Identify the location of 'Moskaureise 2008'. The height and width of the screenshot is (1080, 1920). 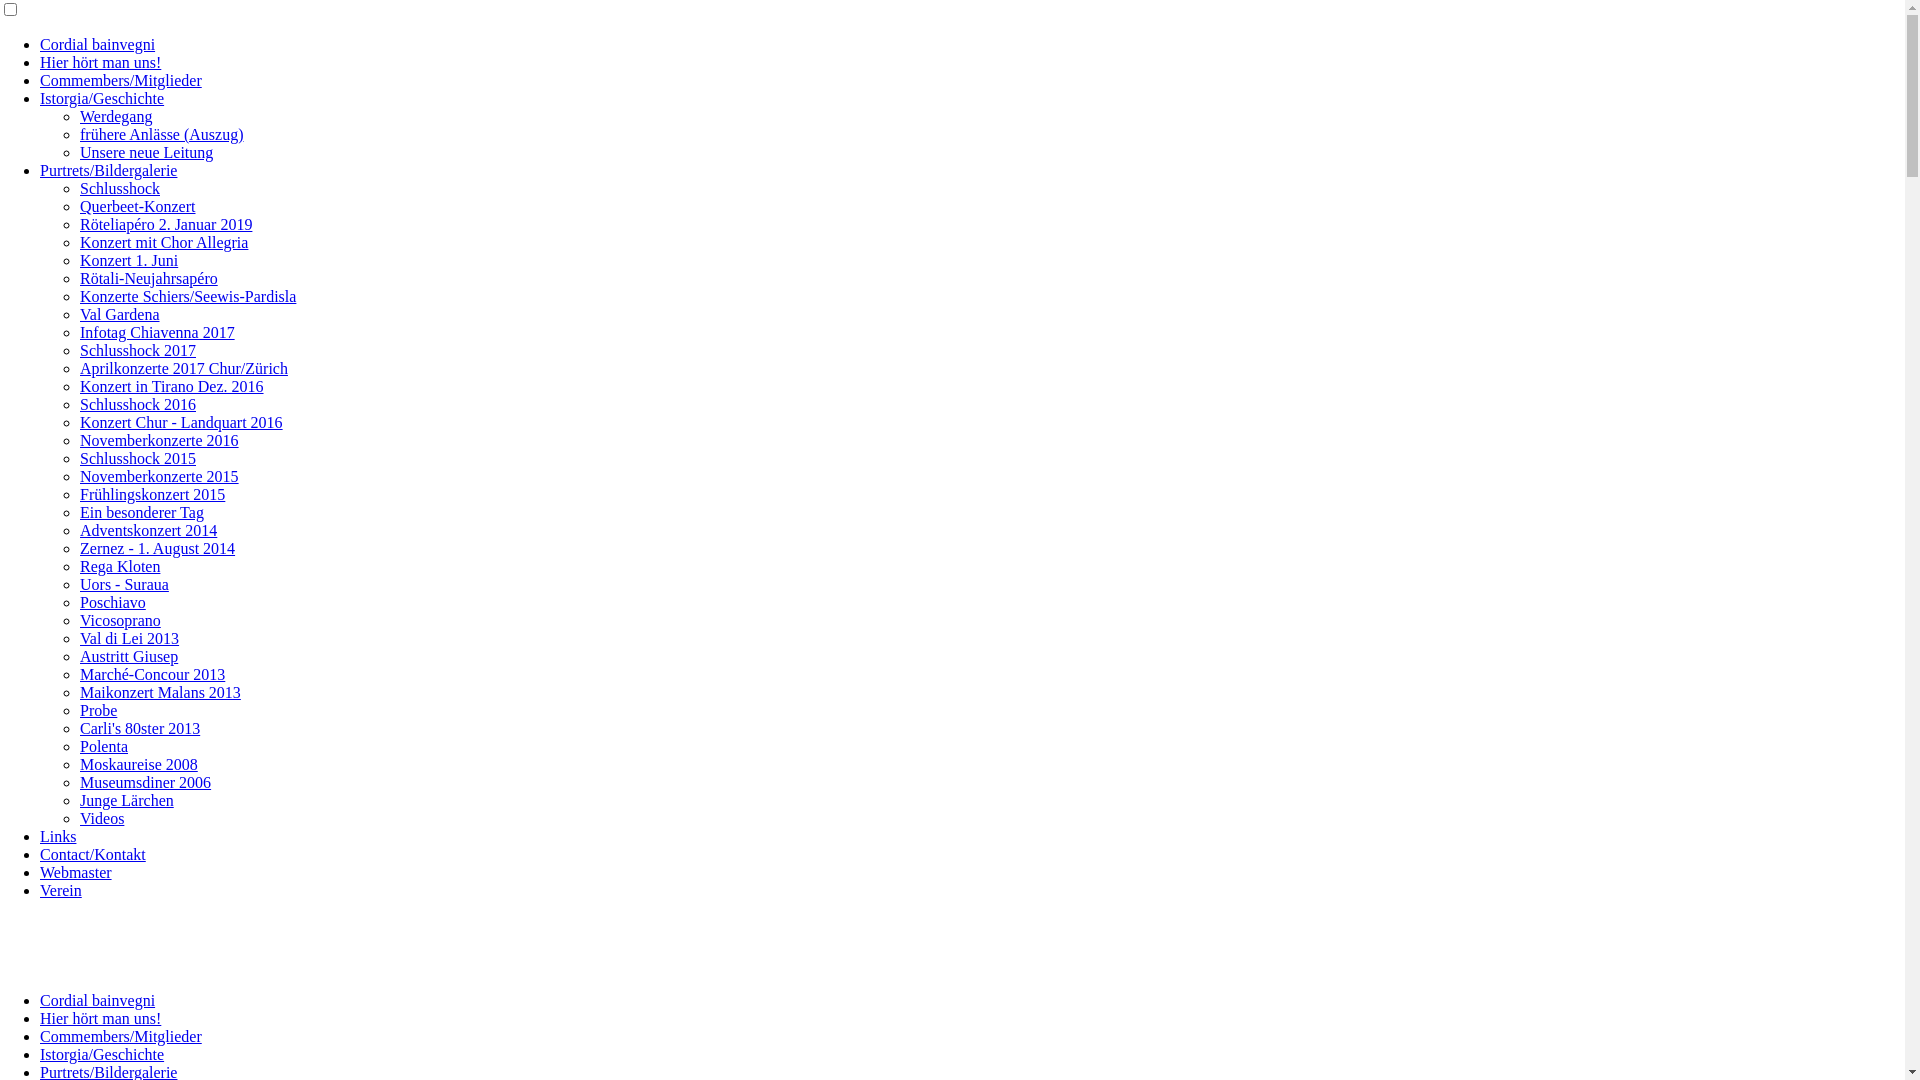
(138, 764).